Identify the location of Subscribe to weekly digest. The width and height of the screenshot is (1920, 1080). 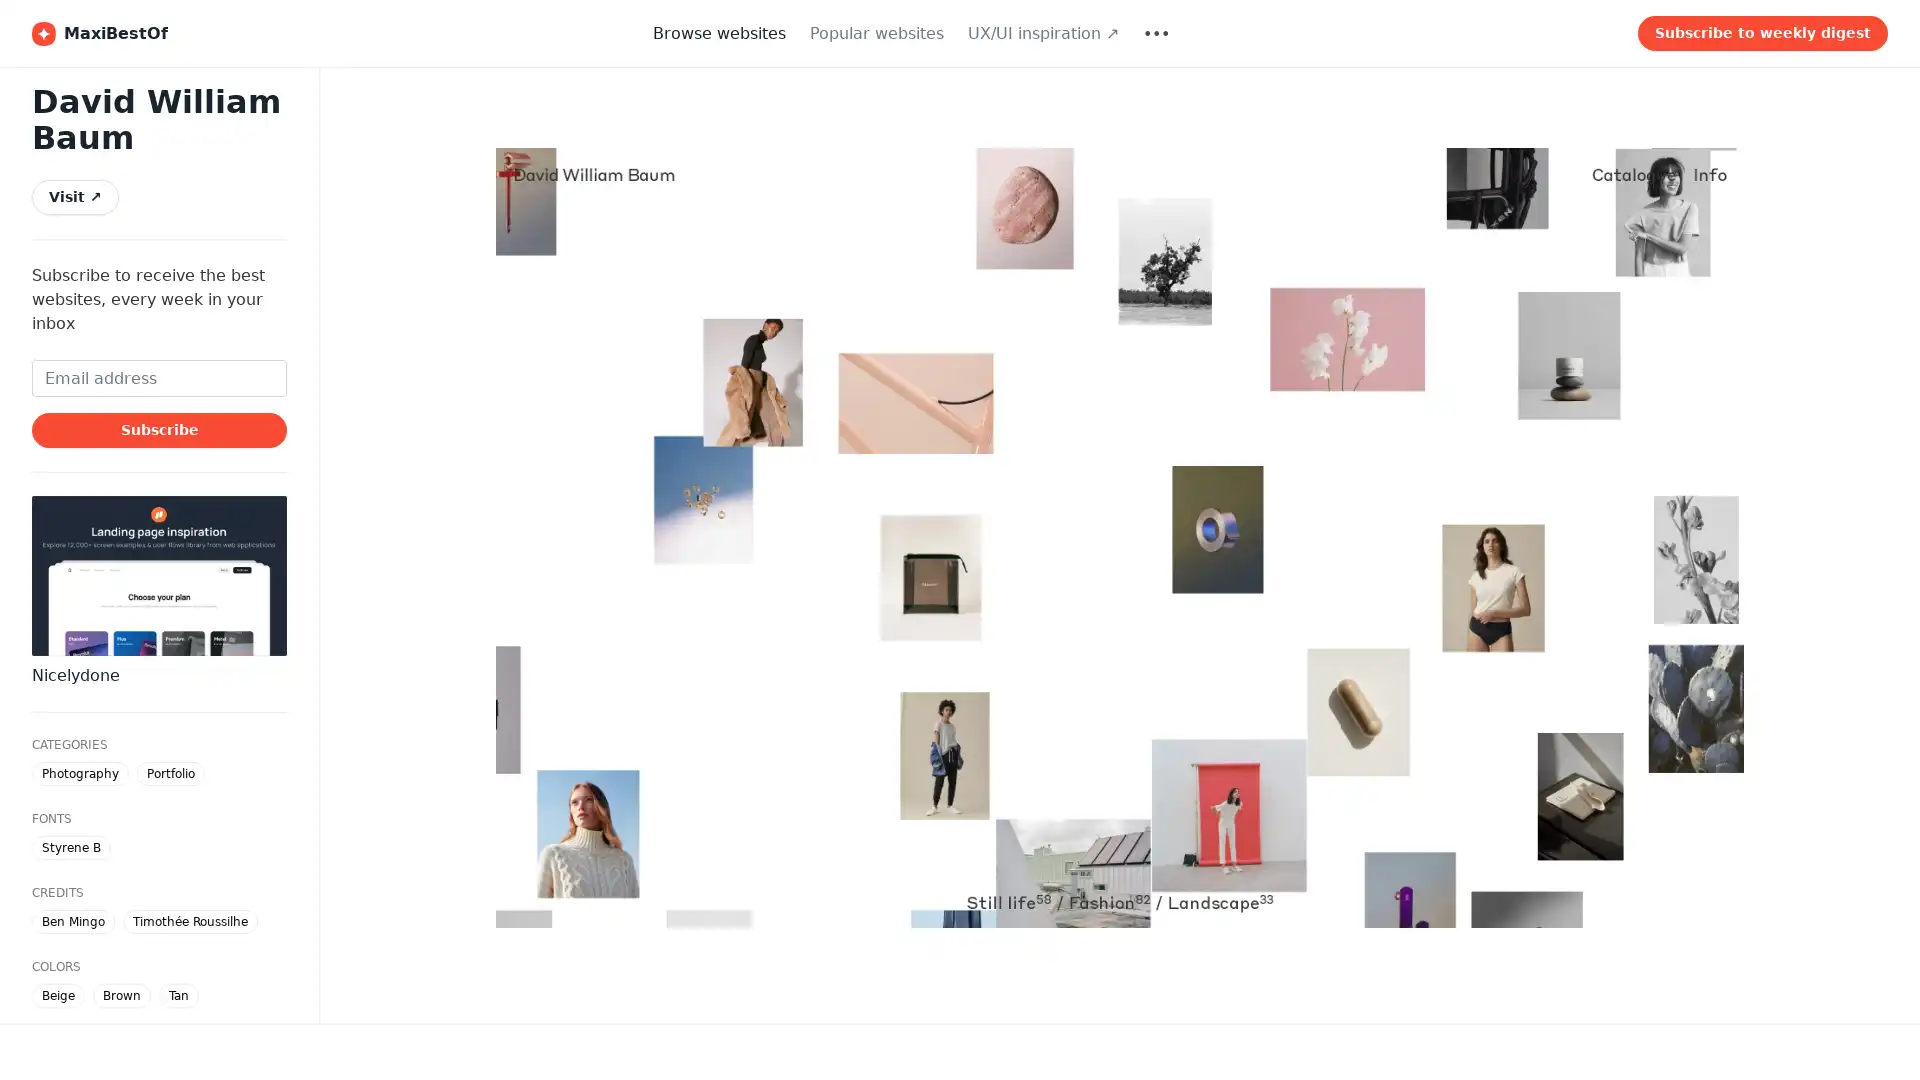
(1762, 33).